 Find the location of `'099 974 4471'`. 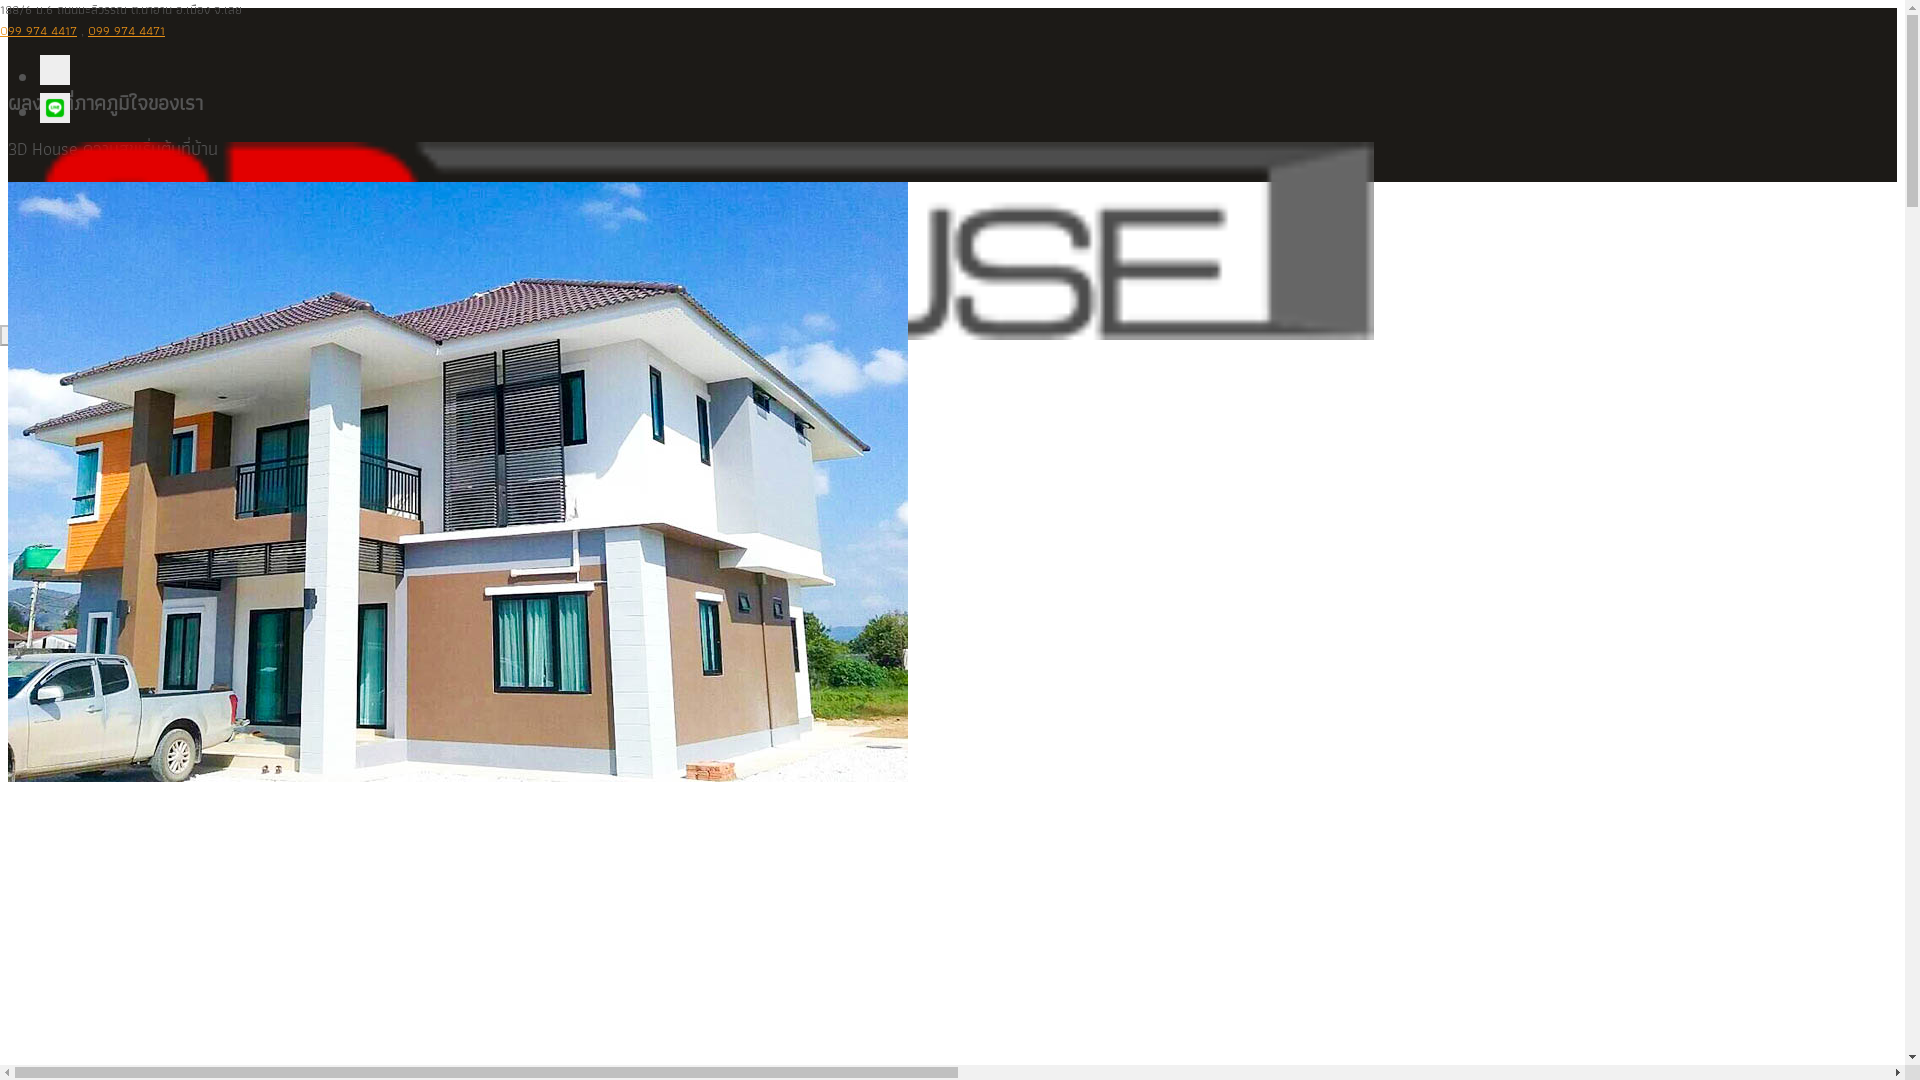

'099 974 4471' is located at coordinates (86, 30).